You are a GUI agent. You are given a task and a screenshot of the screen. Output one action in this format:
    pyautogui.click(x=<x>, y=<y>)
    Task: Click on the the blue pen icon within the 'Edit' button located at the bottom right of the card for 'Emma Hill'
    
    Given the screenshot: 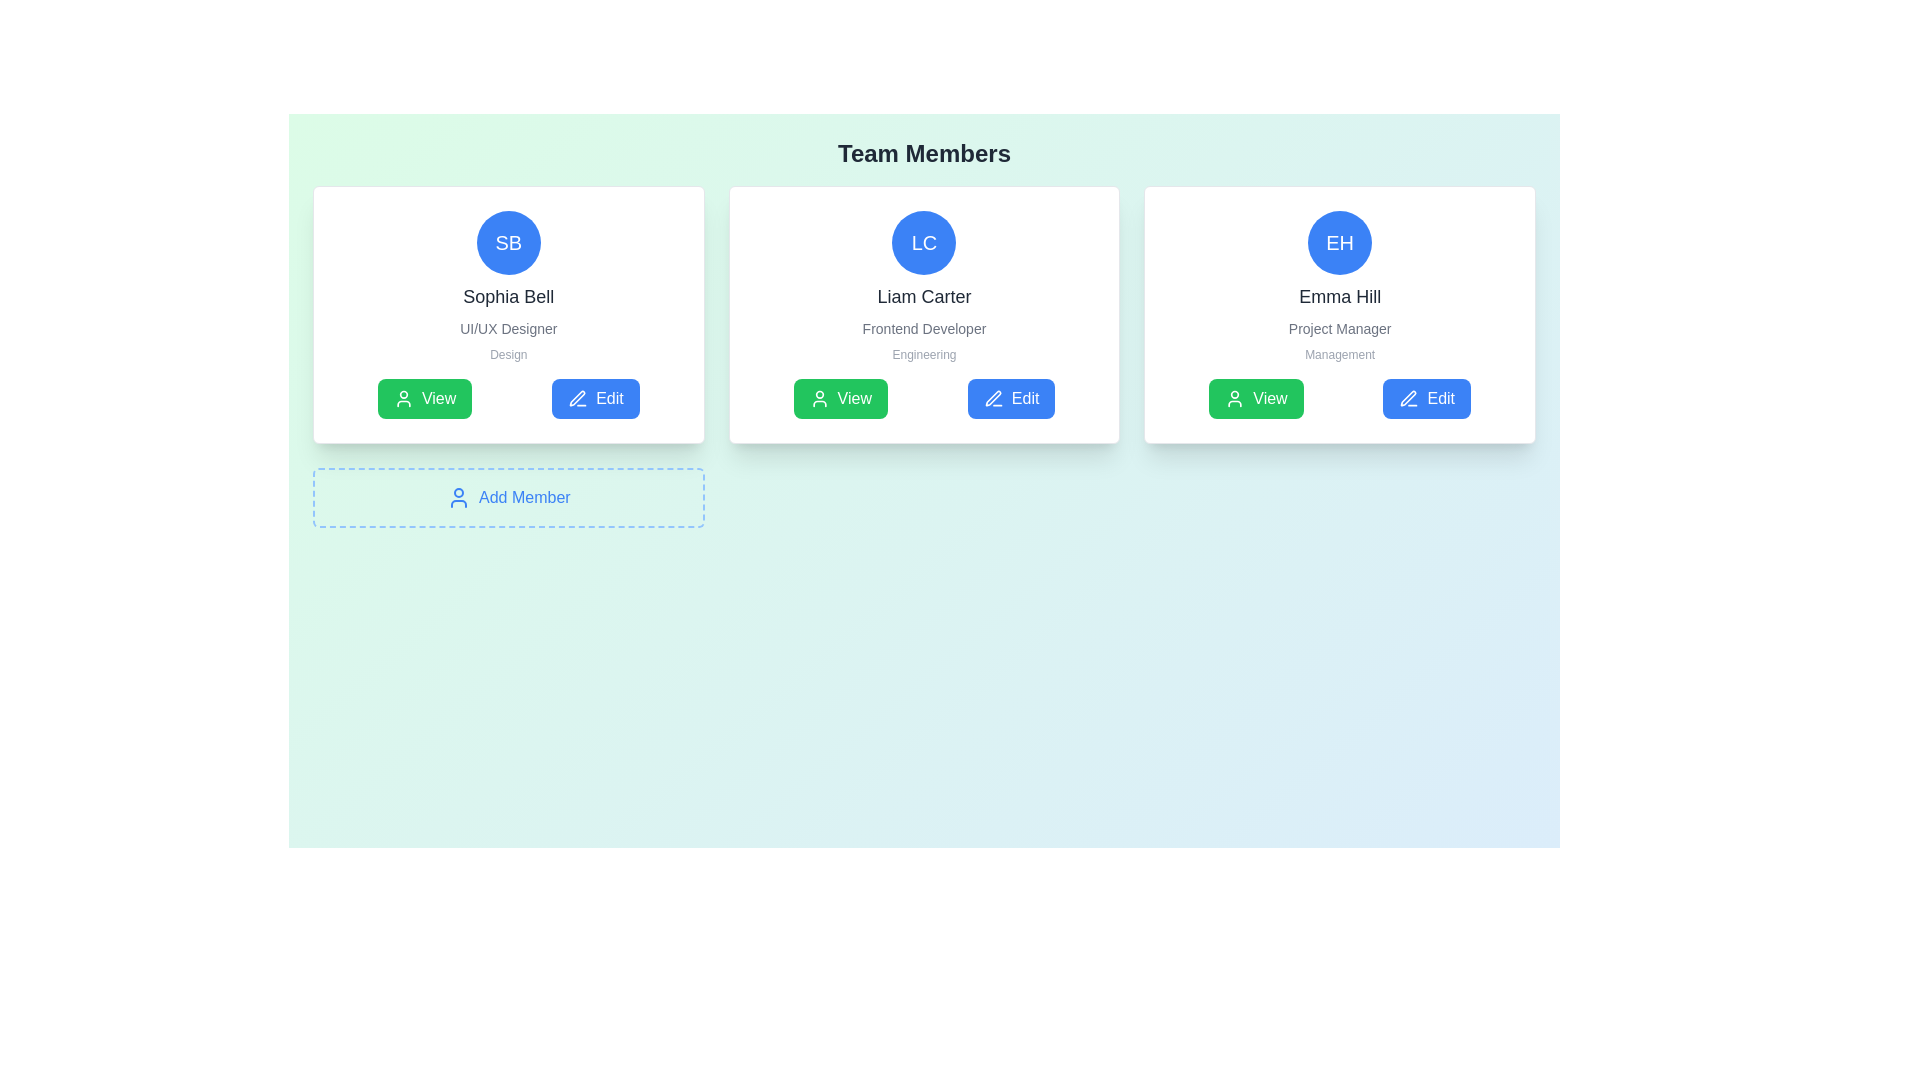 What is the action you would take?
    pyautogui.click(x=1408, y=398)
    